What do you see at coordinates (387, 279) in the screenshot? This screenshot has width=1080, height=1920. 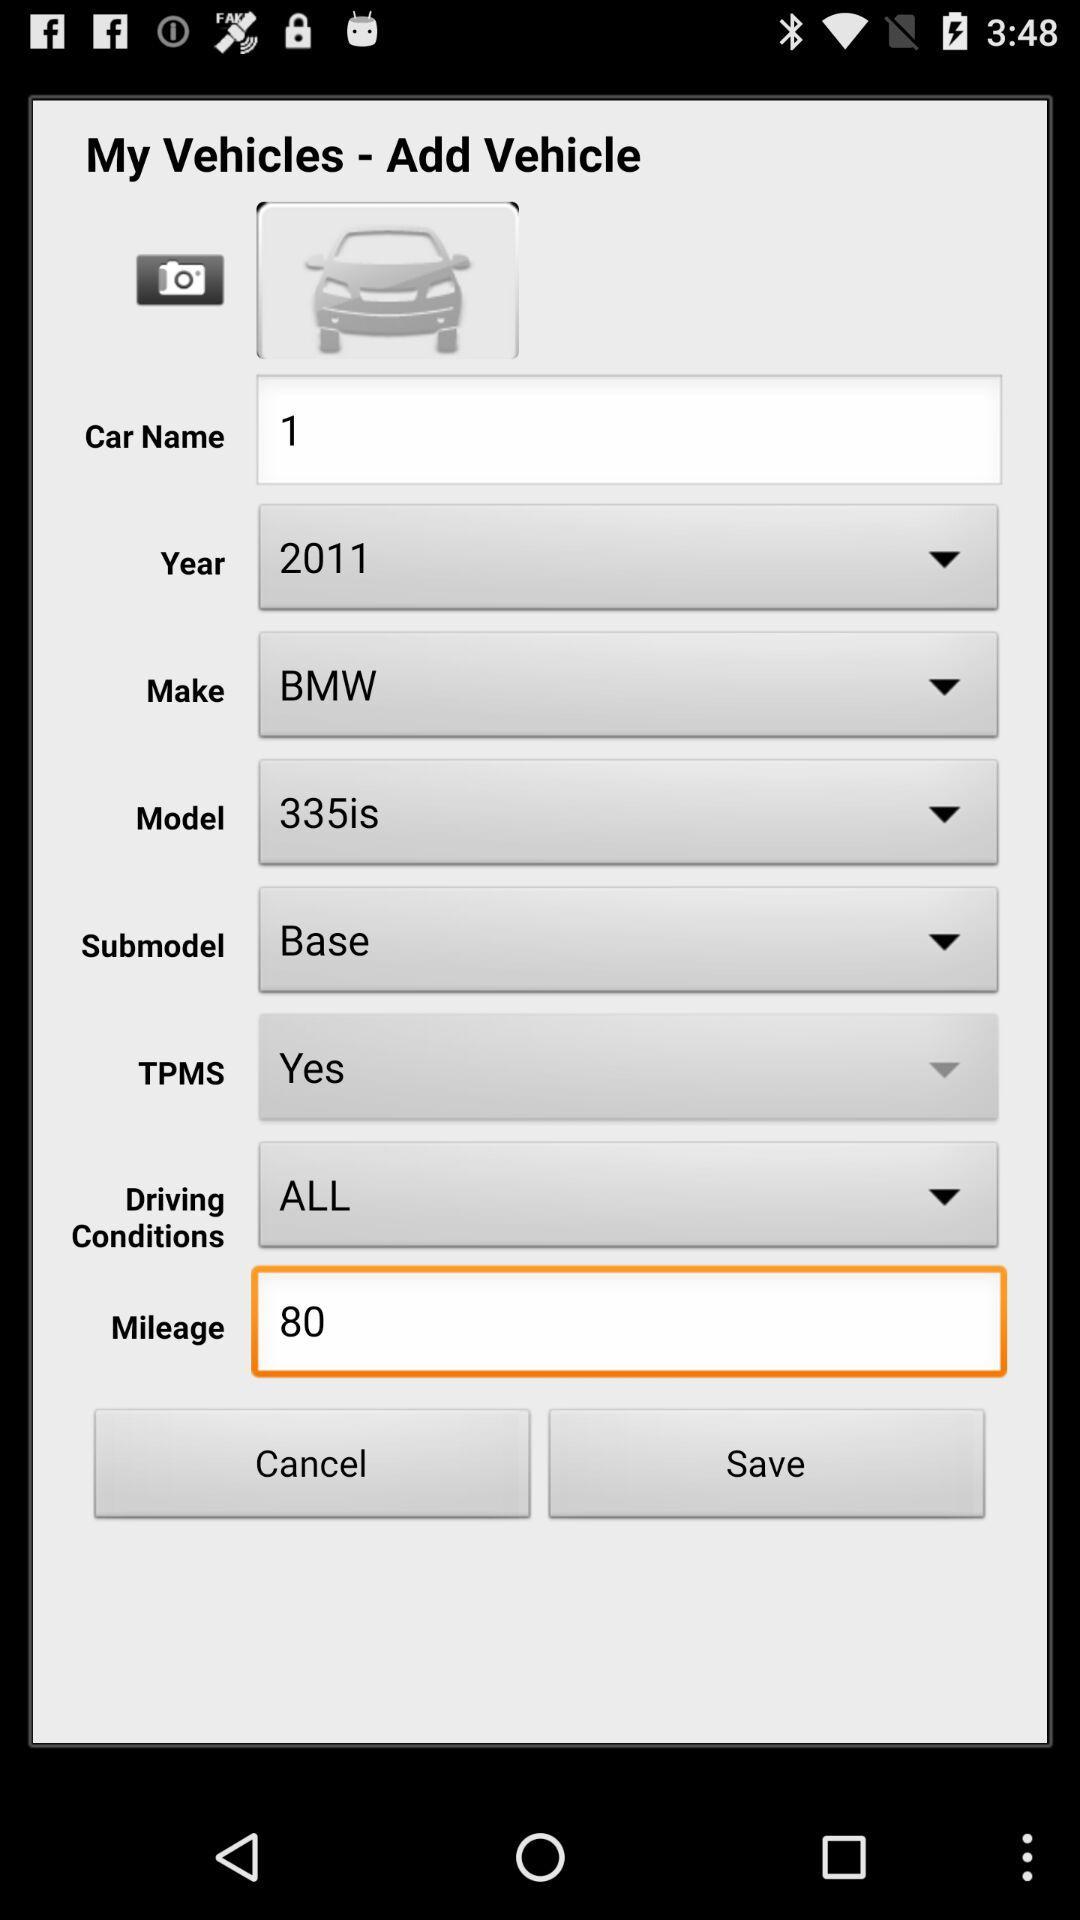 I see `show car model` at bounding box center [387, 279].